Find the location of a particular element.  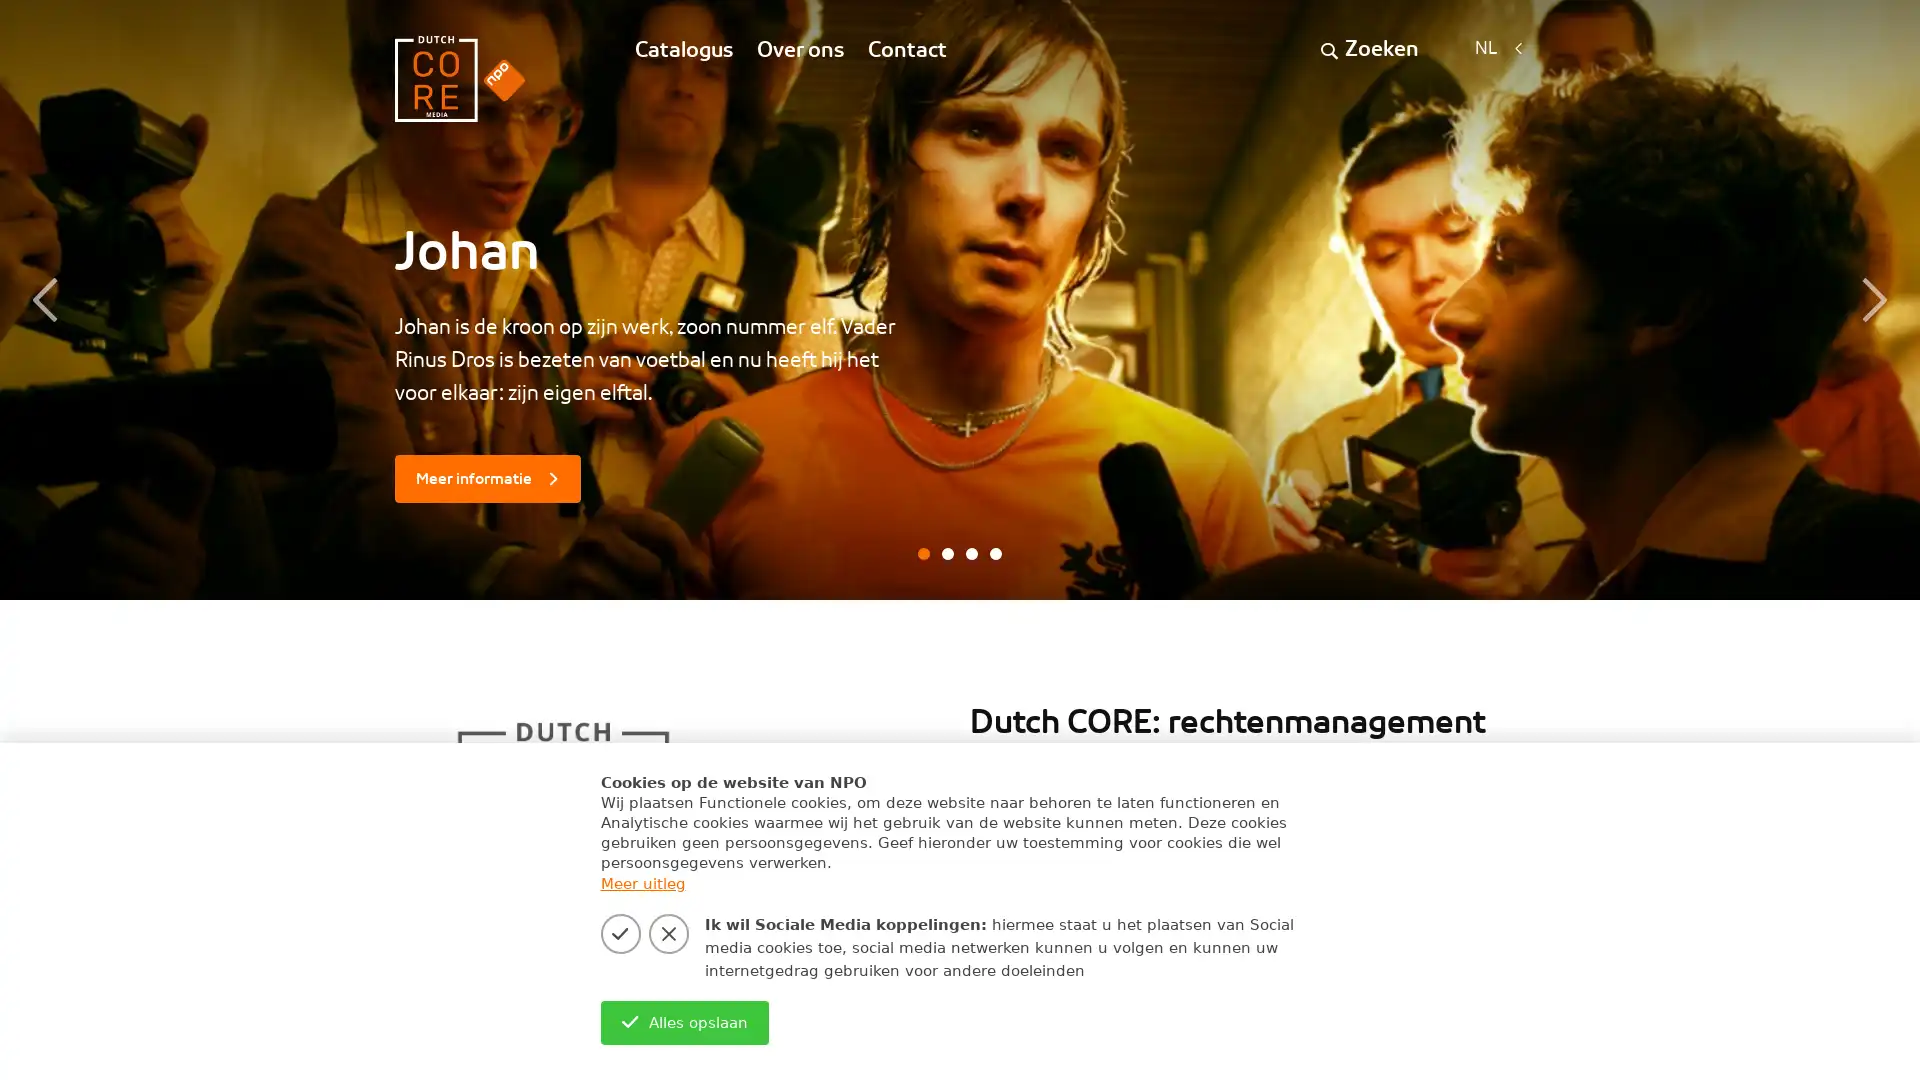

Alles opslaan is located at coordinates (684, 1022).